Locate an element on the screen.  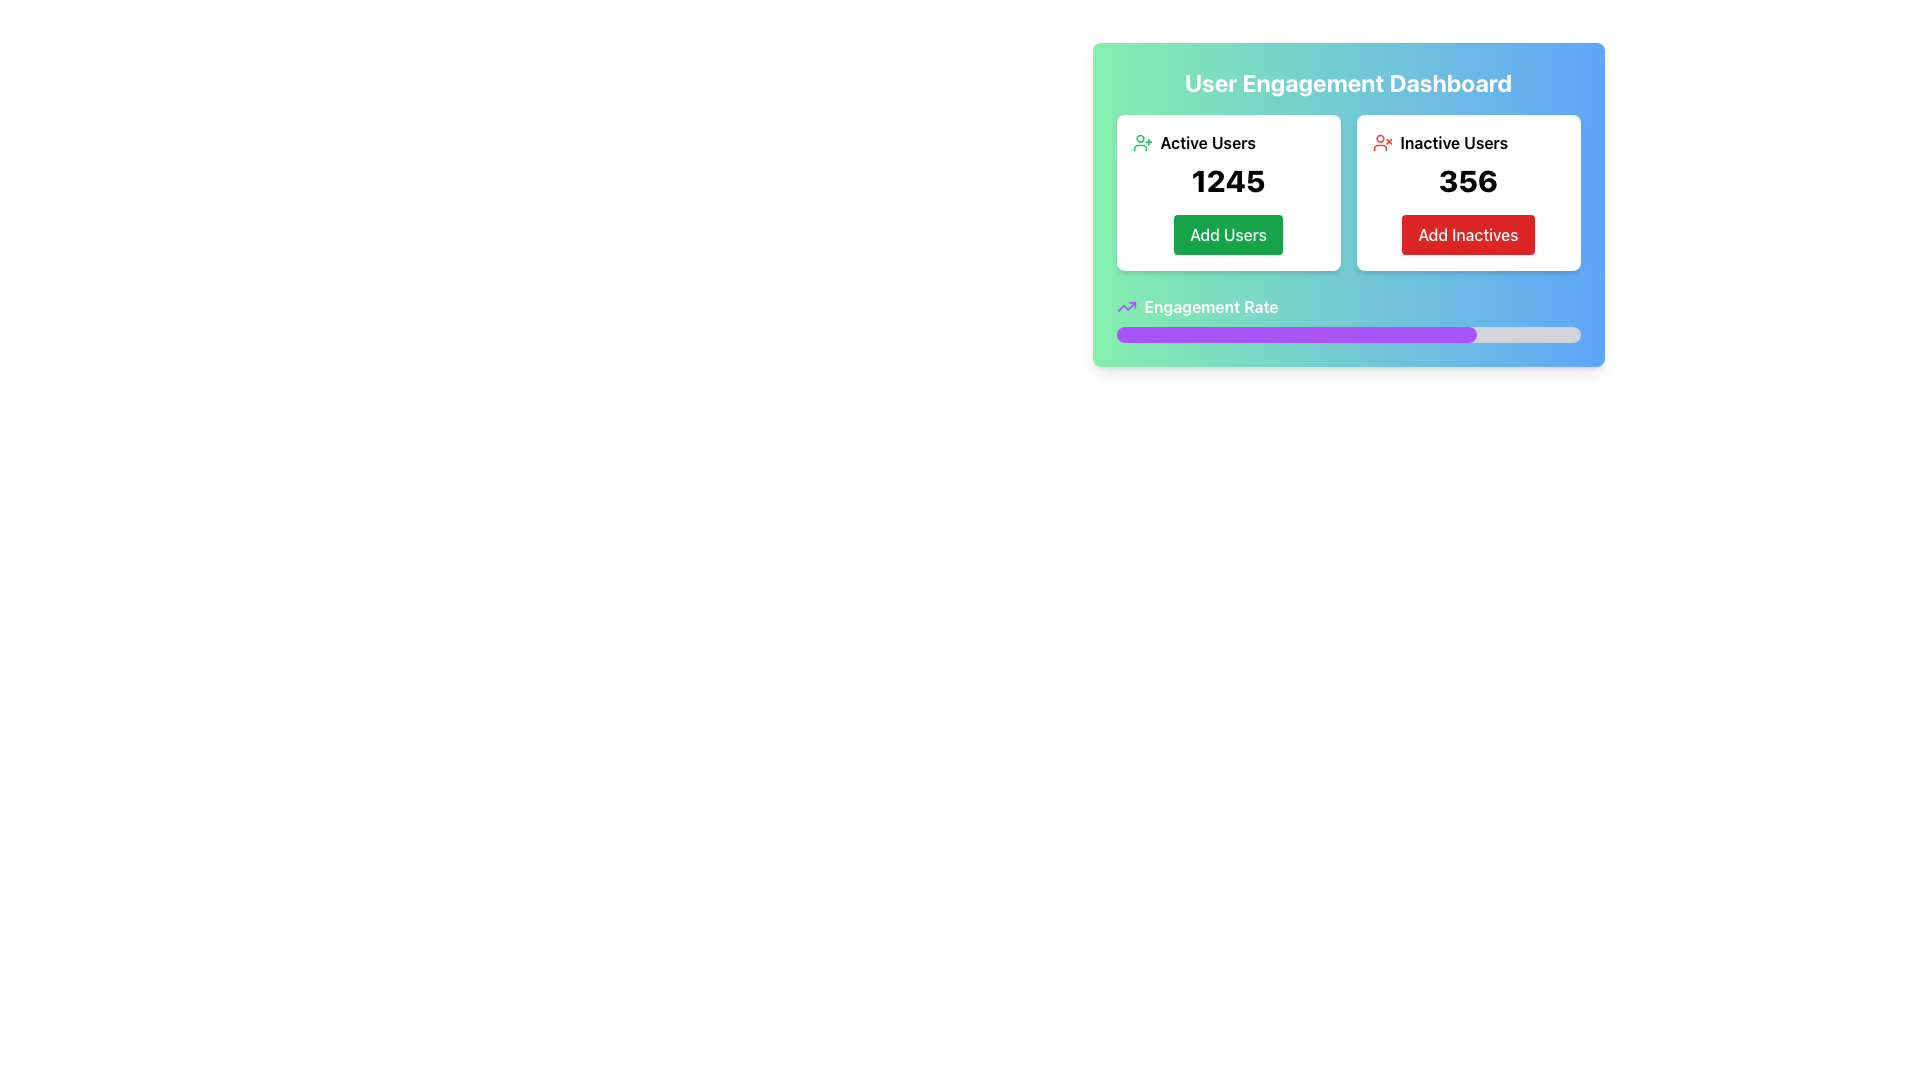
the Progress Bar Segment that visually indicates progress or completion percentage within the user engagement dashboard is located at coordinates (1296, 334).